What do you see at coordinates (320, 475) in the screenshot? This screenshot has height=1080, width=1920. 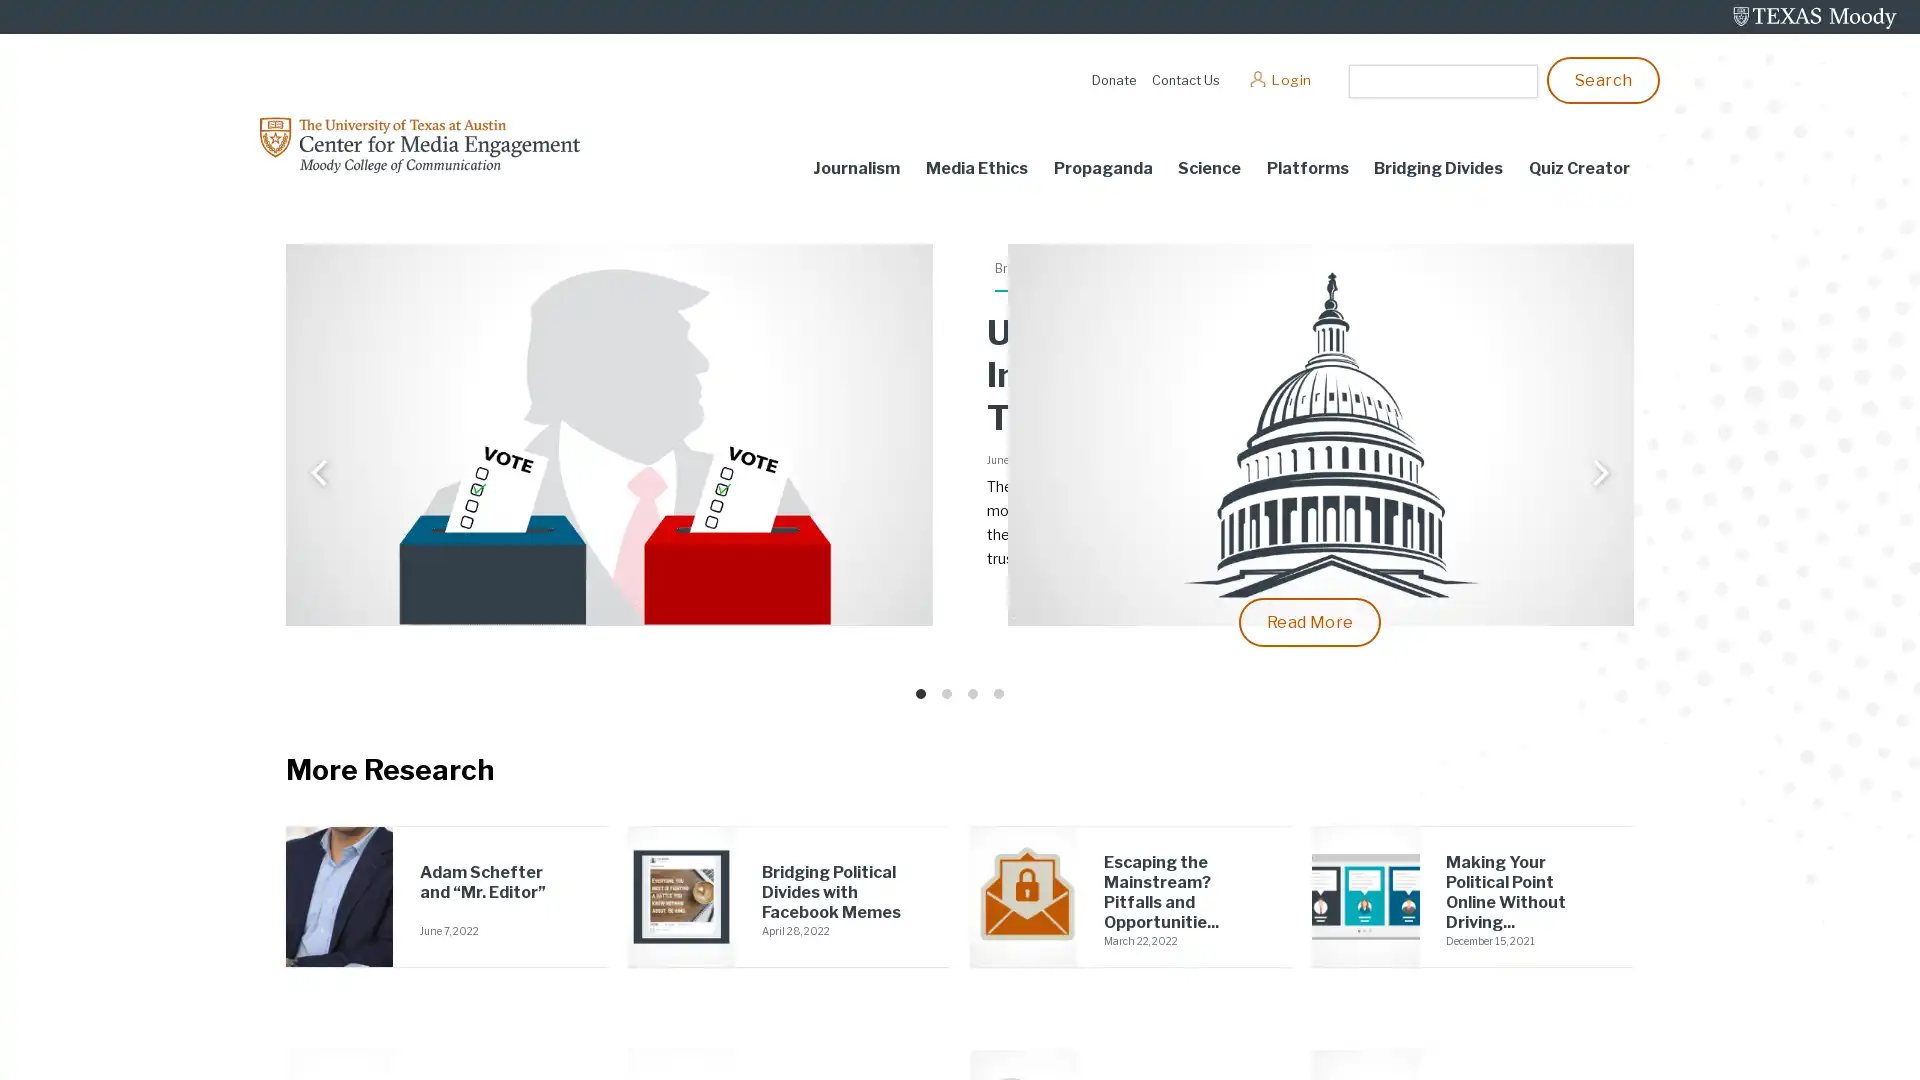 I see `Previous` at bounding box center [320, 475].